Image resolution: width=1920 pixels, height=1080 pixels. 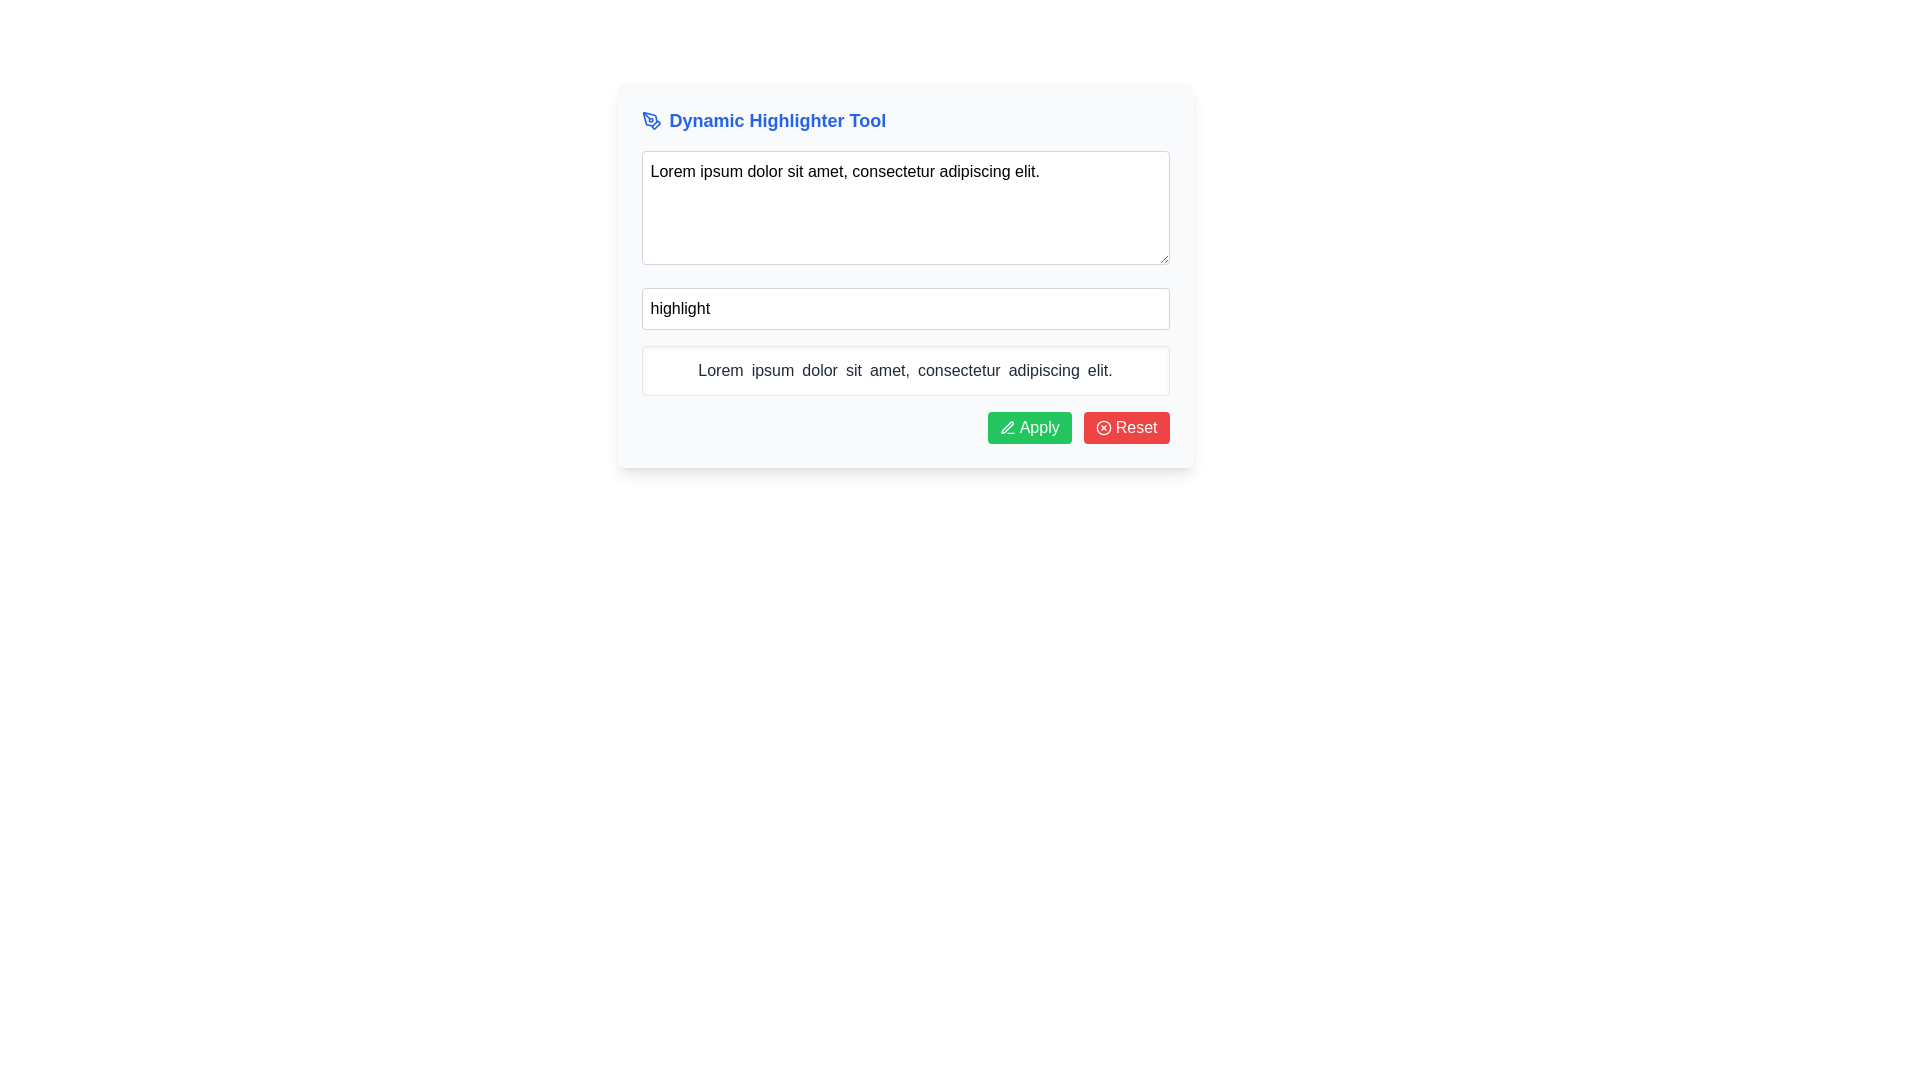 I want to click on the decorative icon located at the leftmost side of the header section containing the text 'Dynamic Highlighter Tool', so click(x=651, y=120).